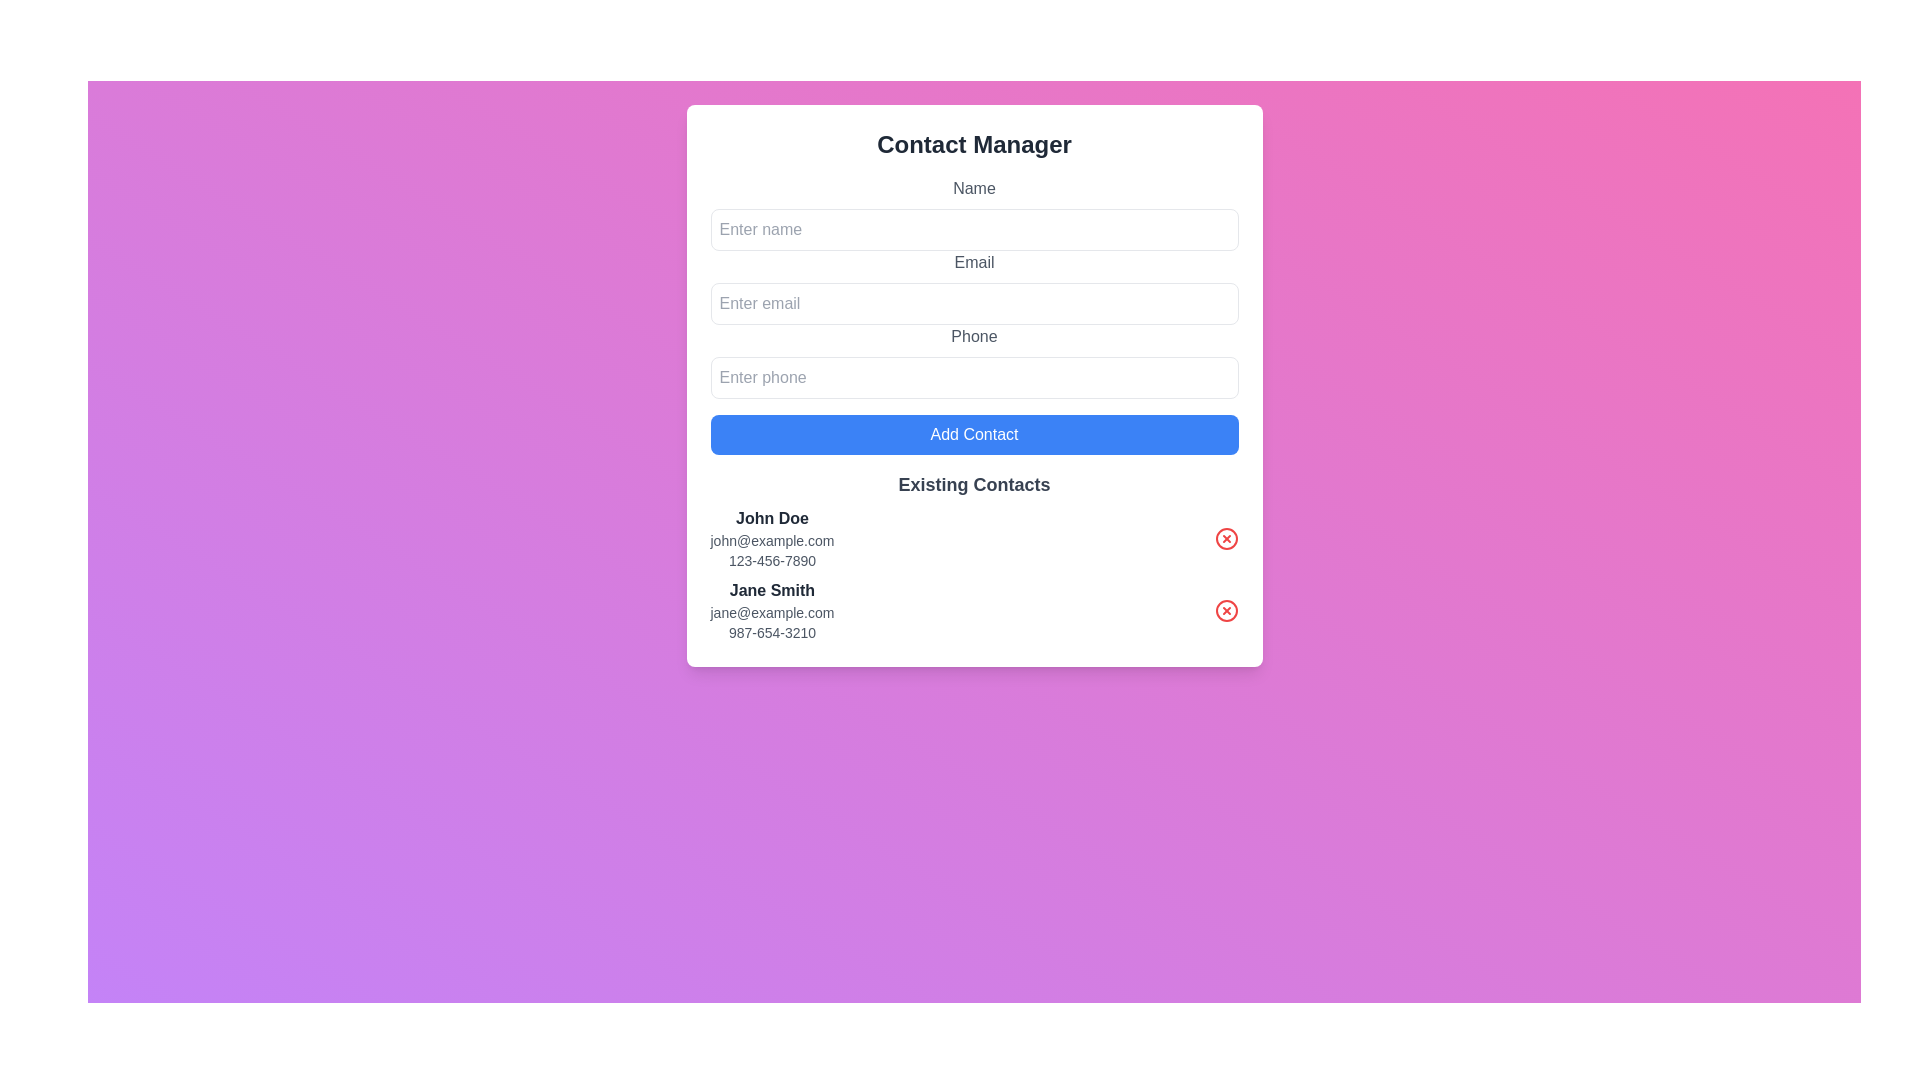  Describe the element at coordinates (974, 485) in the screenshot. I see `the 'Existing Contacts' text label, which is bold and dark gray, located under the 'Add Contact' button` at that location.